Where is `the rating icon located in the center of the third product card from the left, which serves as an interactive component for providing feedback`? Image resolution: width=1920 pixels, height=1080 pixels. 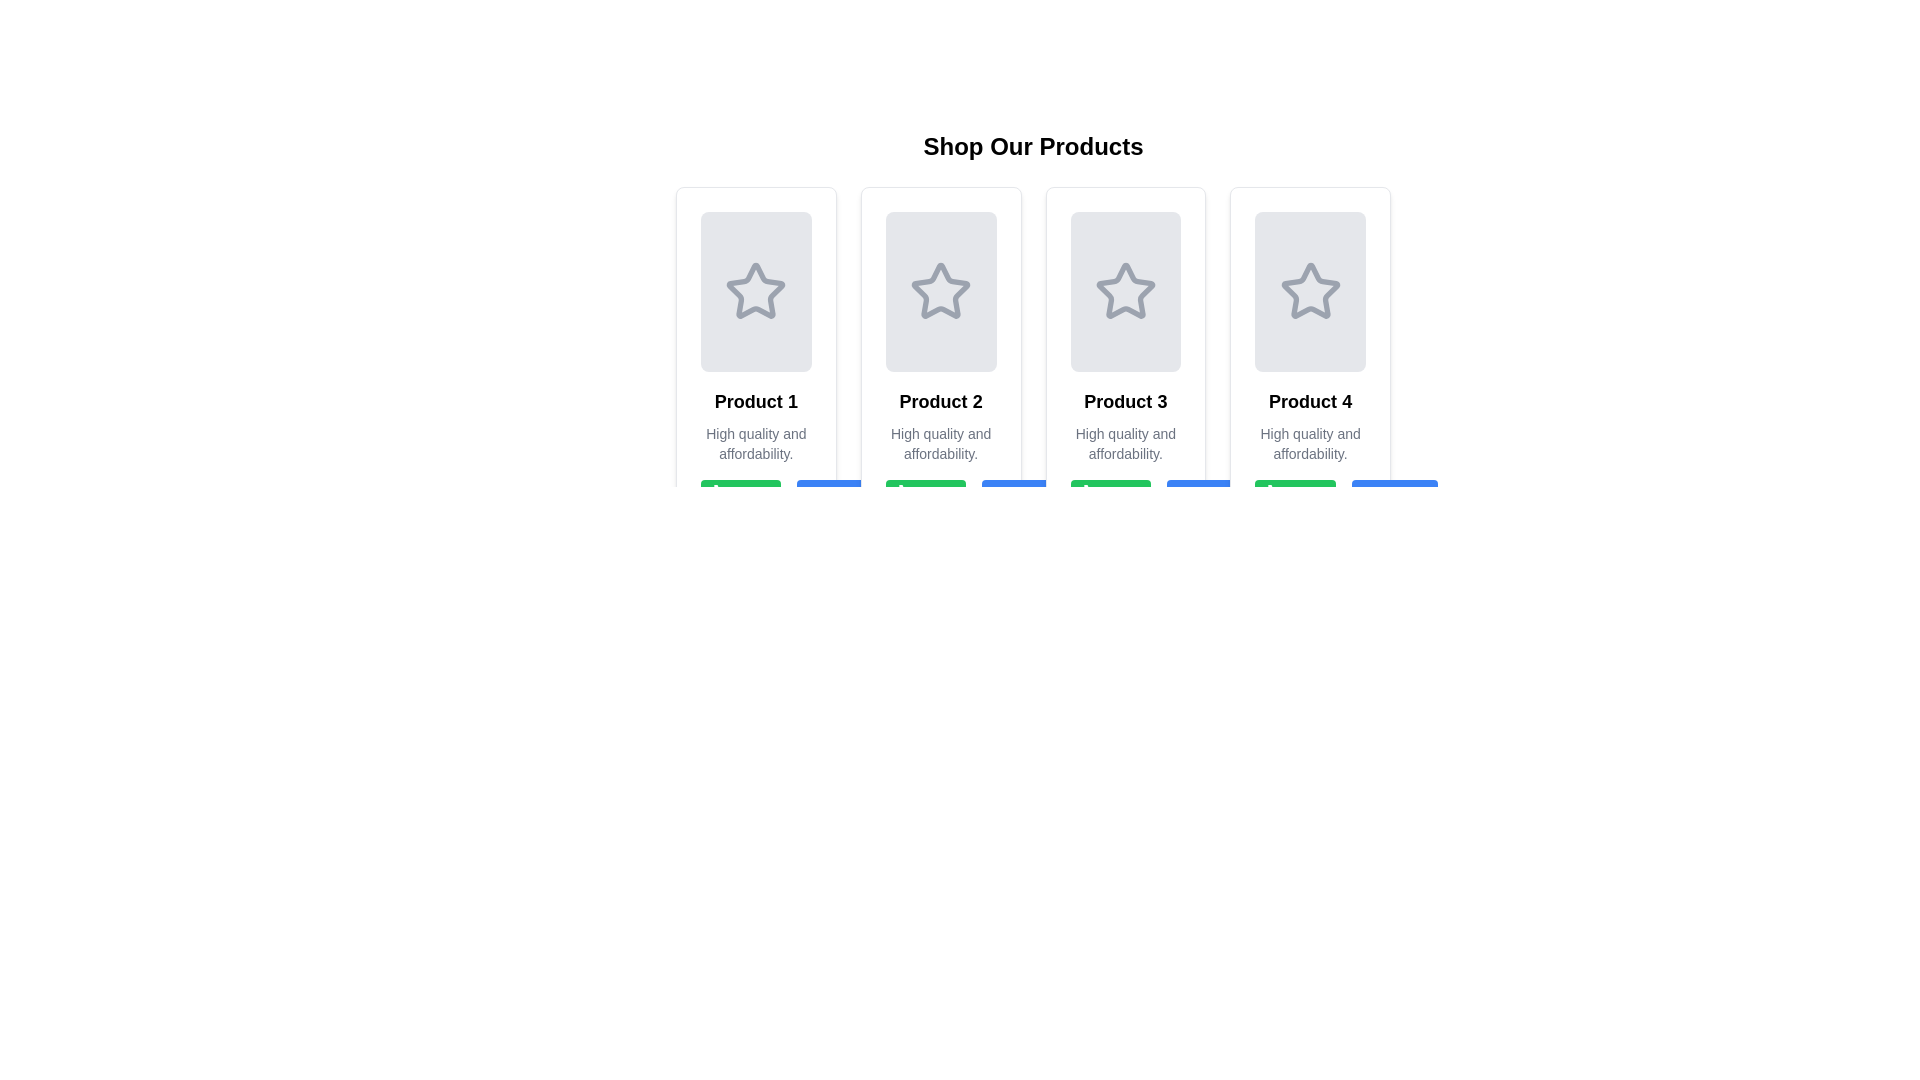
the rating icon located in the center of the third product card from the left, which serves as an interactive component for providing feedback is located at coordinates (1125, 290).